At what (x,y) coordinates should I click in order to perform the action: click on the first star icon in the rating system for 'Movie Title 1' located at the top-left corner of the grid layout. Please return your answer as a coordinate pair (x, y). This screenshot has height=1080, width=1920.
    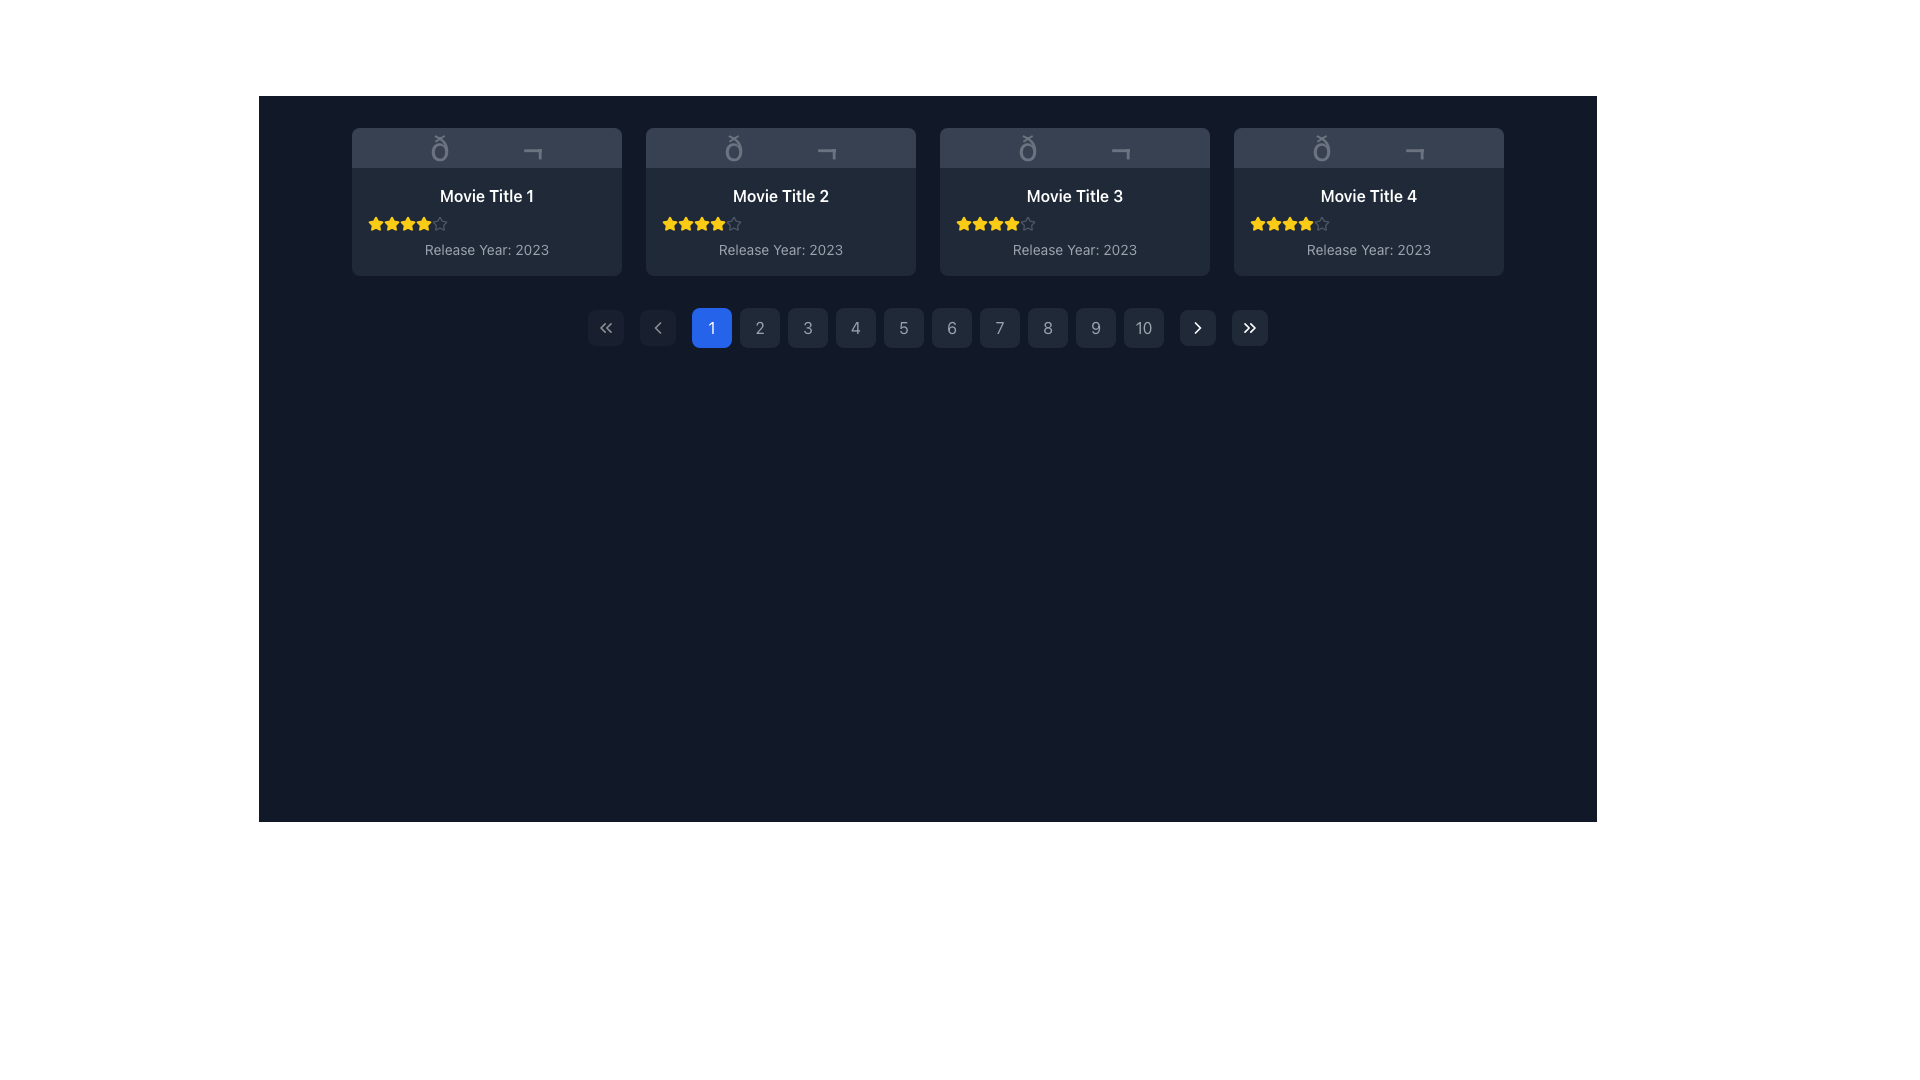
    Looking at the image, I should click on (375, 223).